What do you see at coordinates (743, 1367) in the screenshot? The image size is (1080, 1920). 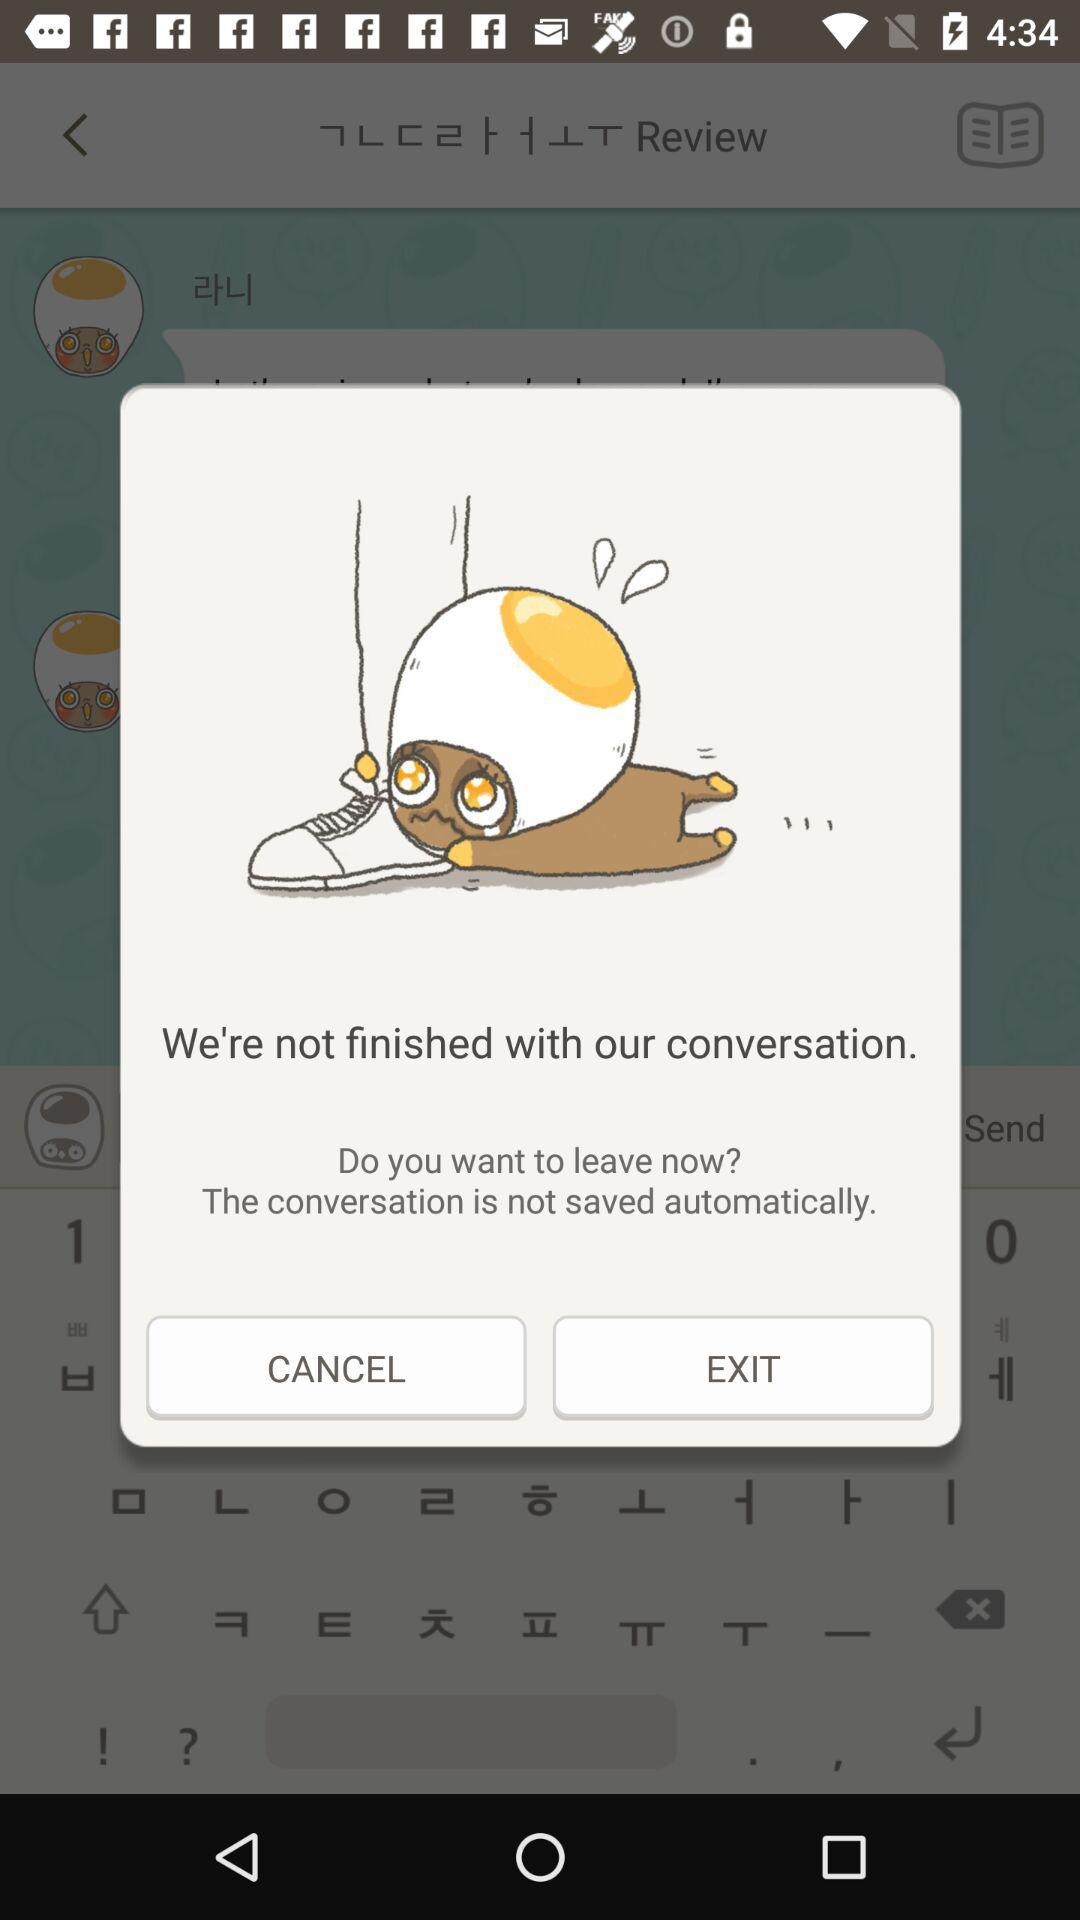 I see `the item next to the cancel item` at bounding box center [743, 1367].